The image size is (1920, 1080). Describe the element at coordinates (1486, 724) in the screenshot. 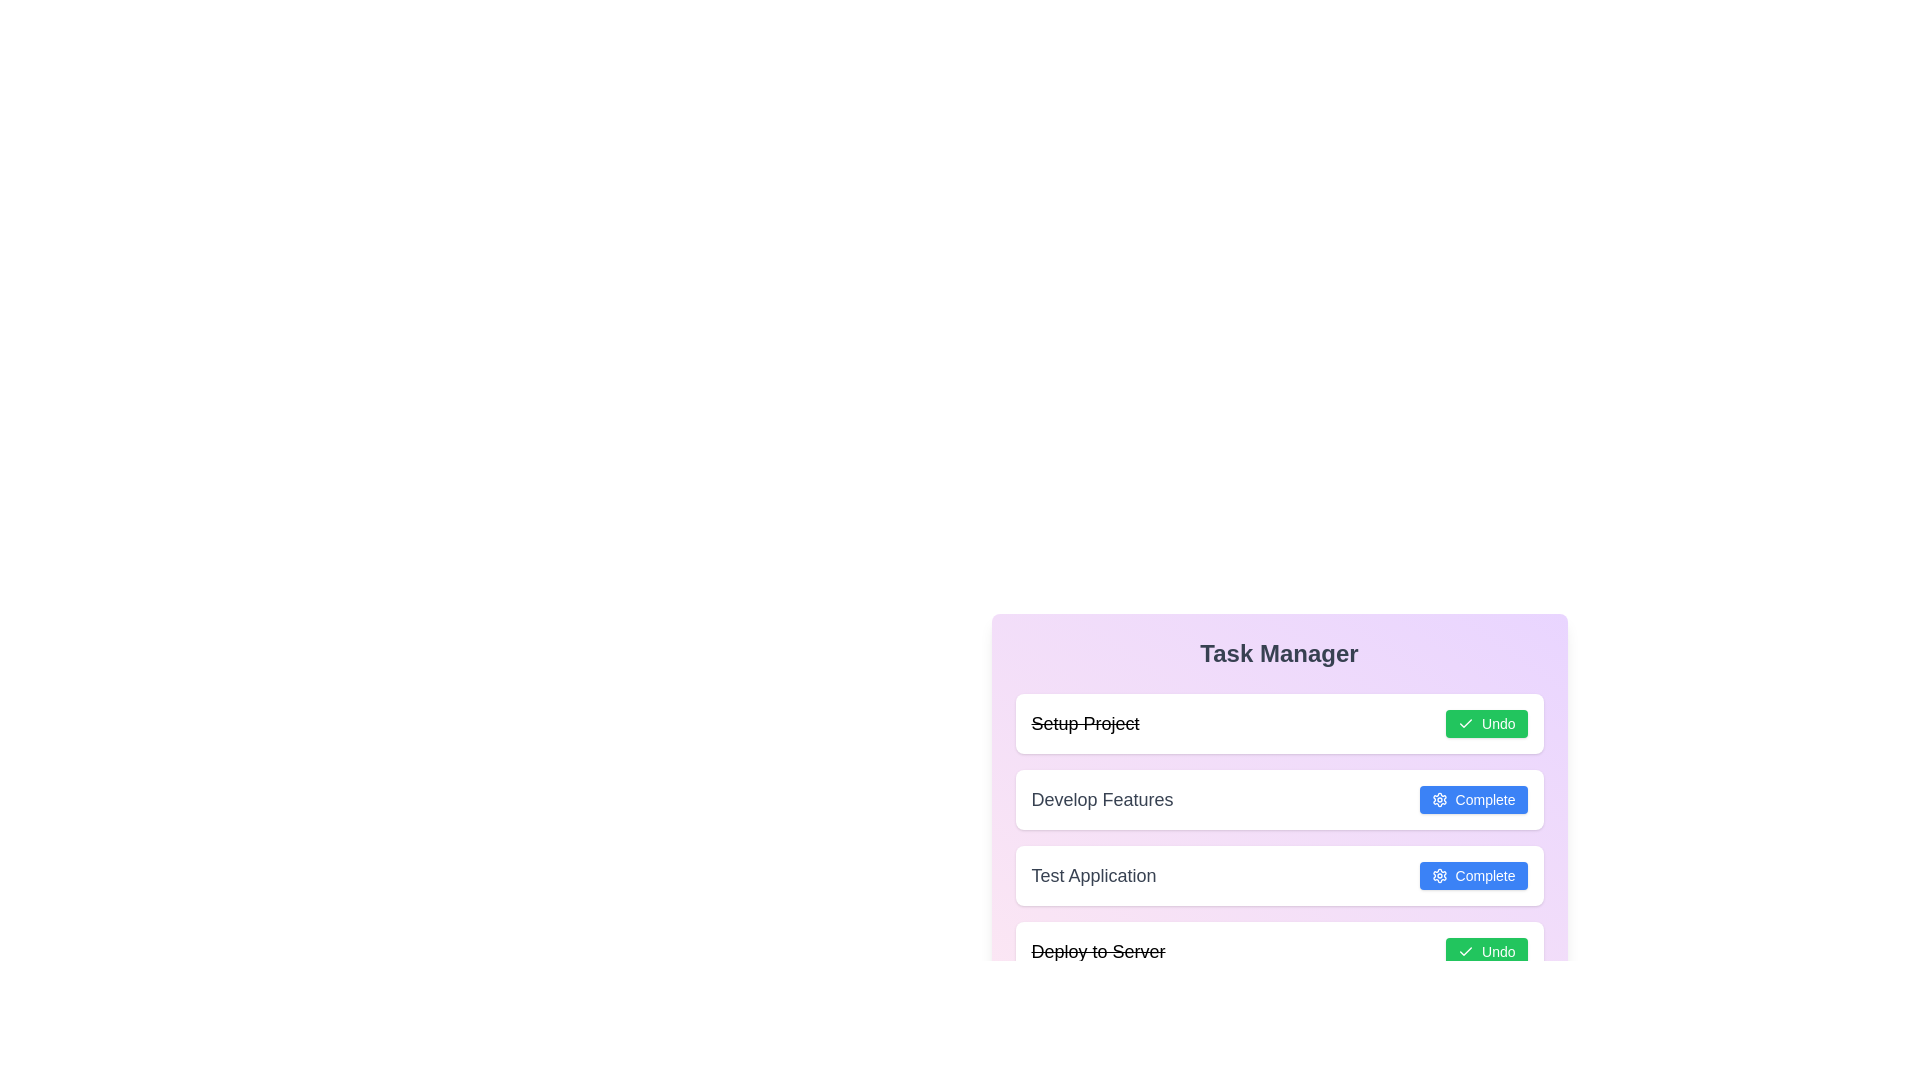

I see `the Undo button for the task Setup Project` at that location.